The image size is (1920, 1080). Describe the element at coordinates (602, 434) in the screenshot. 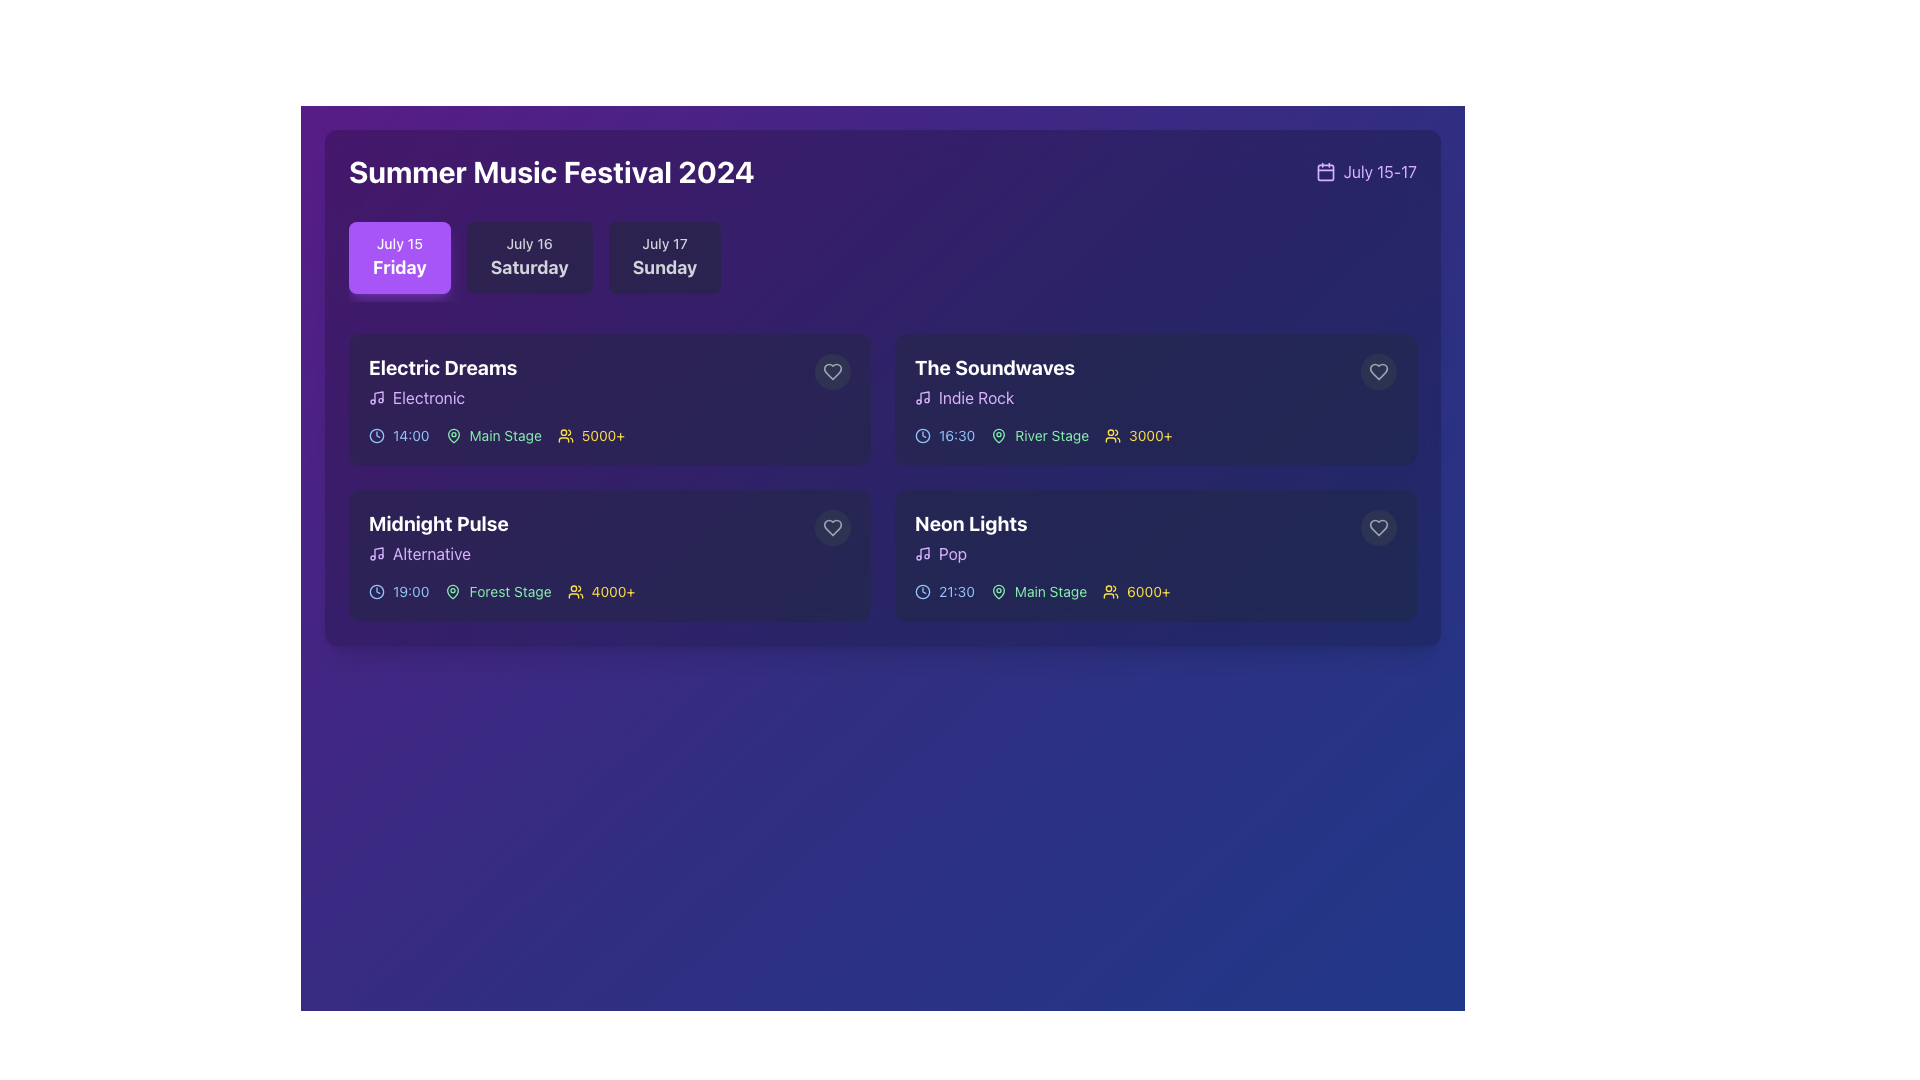

I see `the static text label displaying '5000+' styled in yellow font, located to the right of the people icon in the 'Electric Dreams' section` at that location.